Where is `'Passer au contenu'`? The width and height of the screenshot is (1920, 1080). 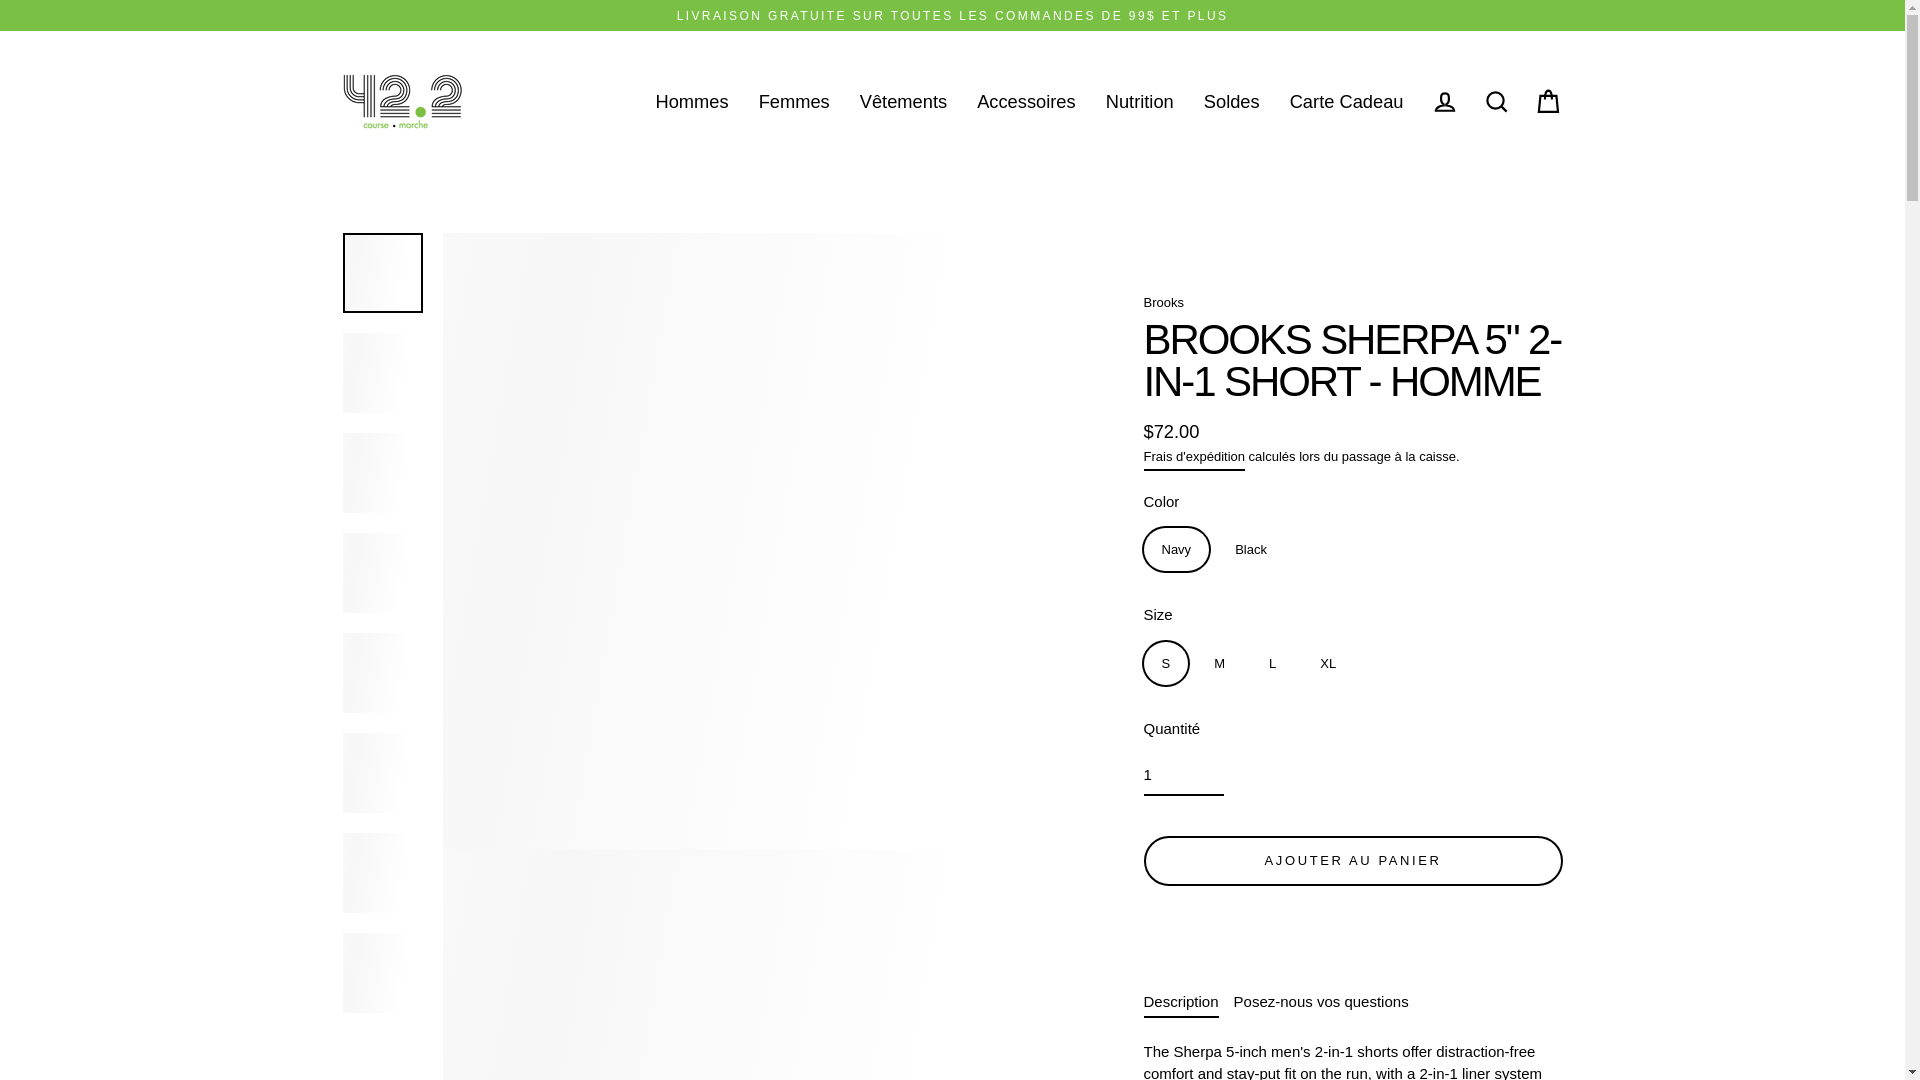 'Passer au contenu' is located at coordinates (0, 0).